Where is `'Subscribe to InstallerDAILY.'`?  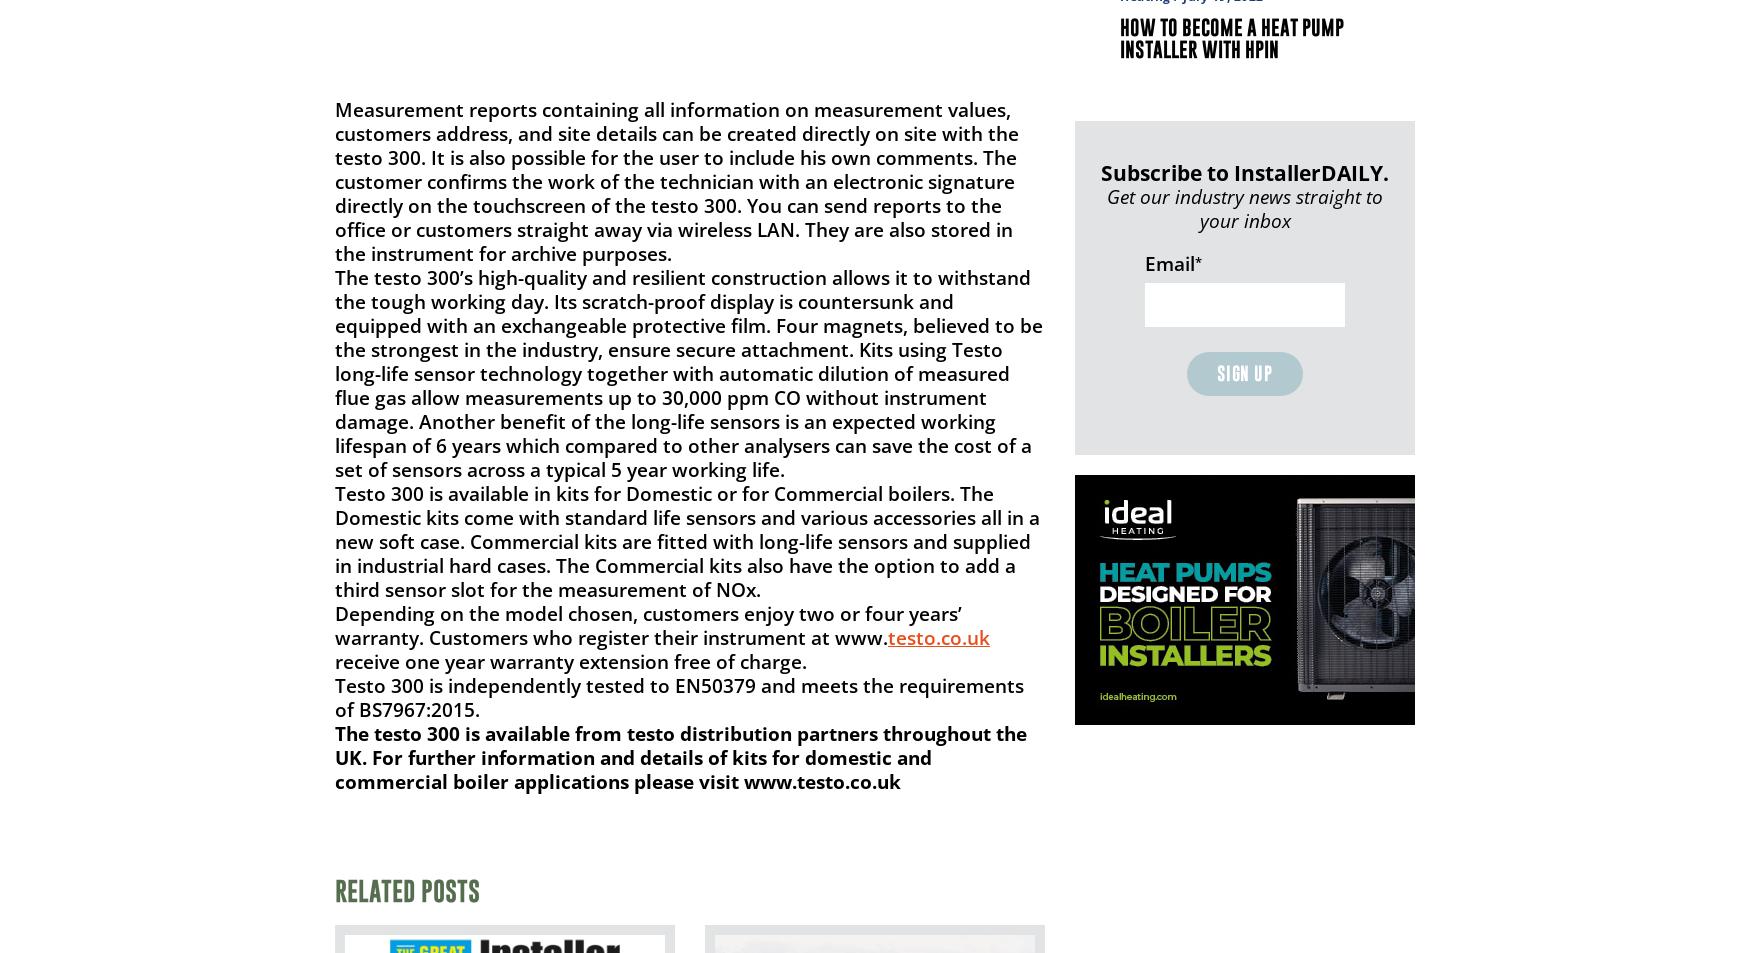 'Subscribe to InstallerDAILY.' is located at coordinates (1244, 171).